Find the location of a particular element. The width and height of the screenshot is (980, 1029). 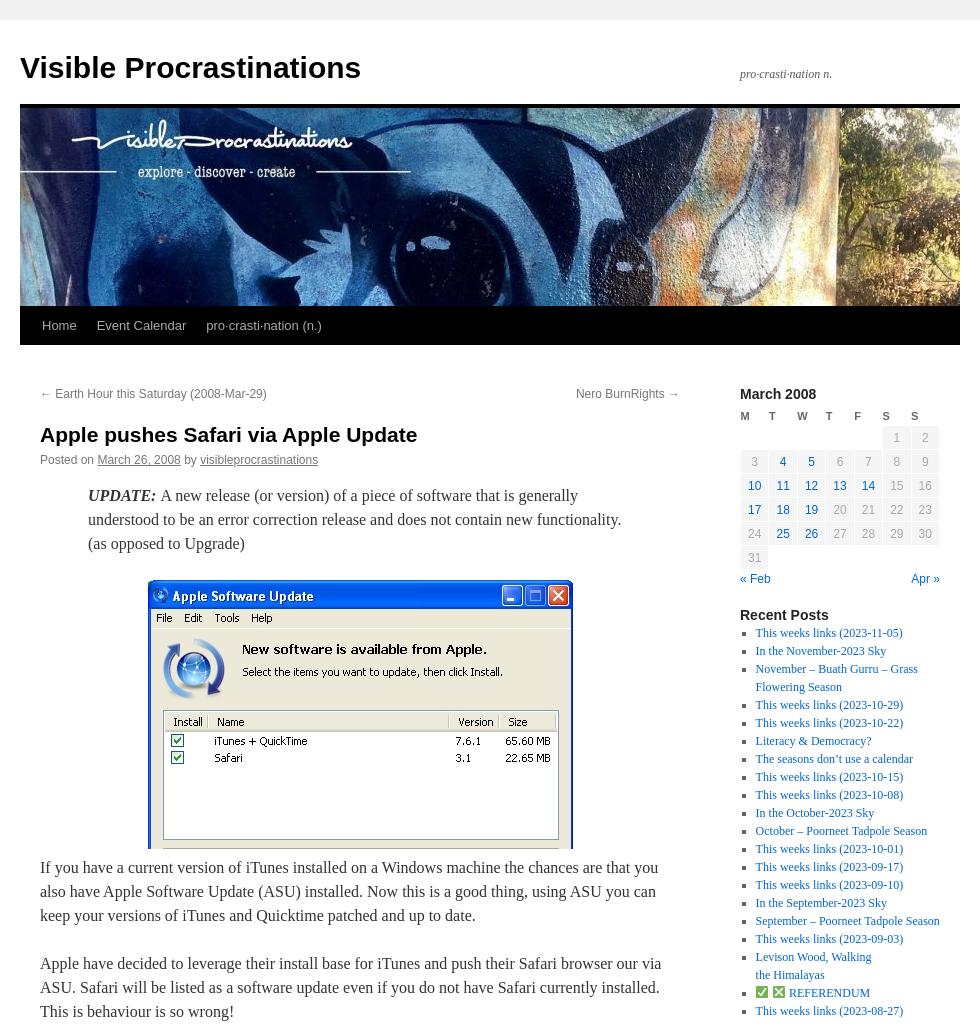

'October – Poorneet Tadpole Season' is located at coordinates (841, 830).